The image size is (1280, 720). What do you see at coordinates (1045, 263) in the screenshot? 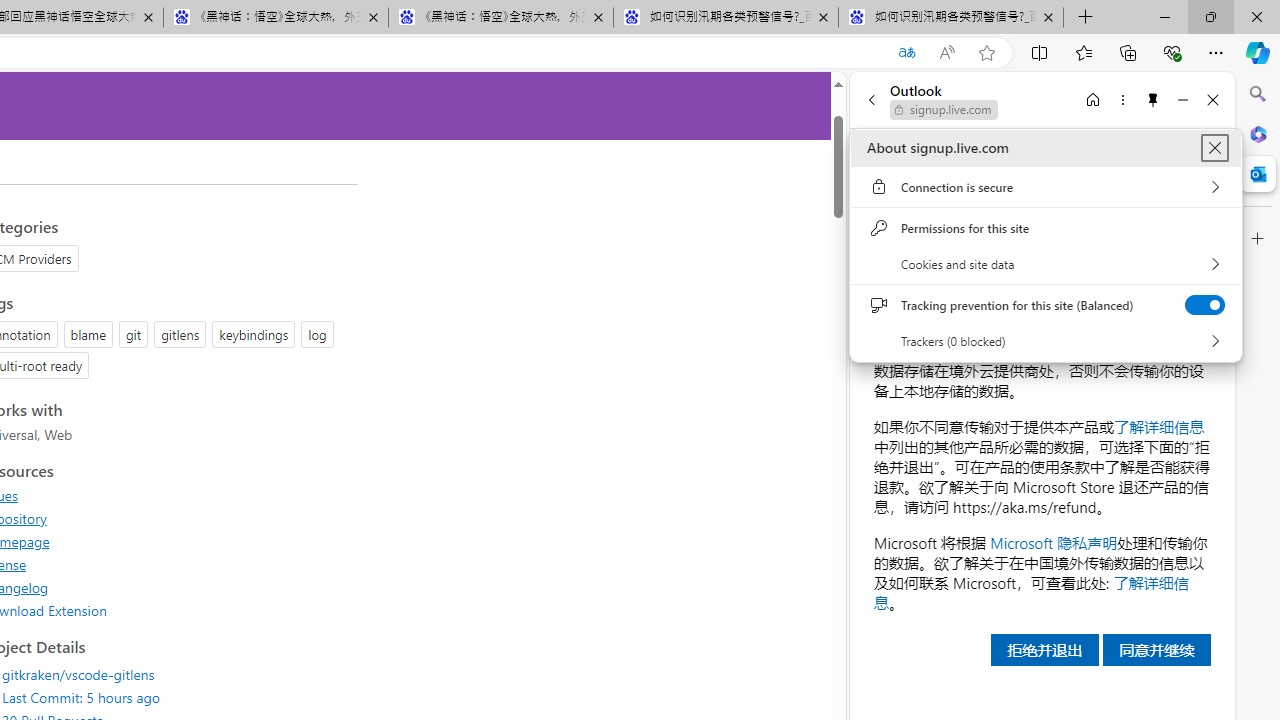
I see `'Cookies and site data'` at bounding box center [1045, 263].